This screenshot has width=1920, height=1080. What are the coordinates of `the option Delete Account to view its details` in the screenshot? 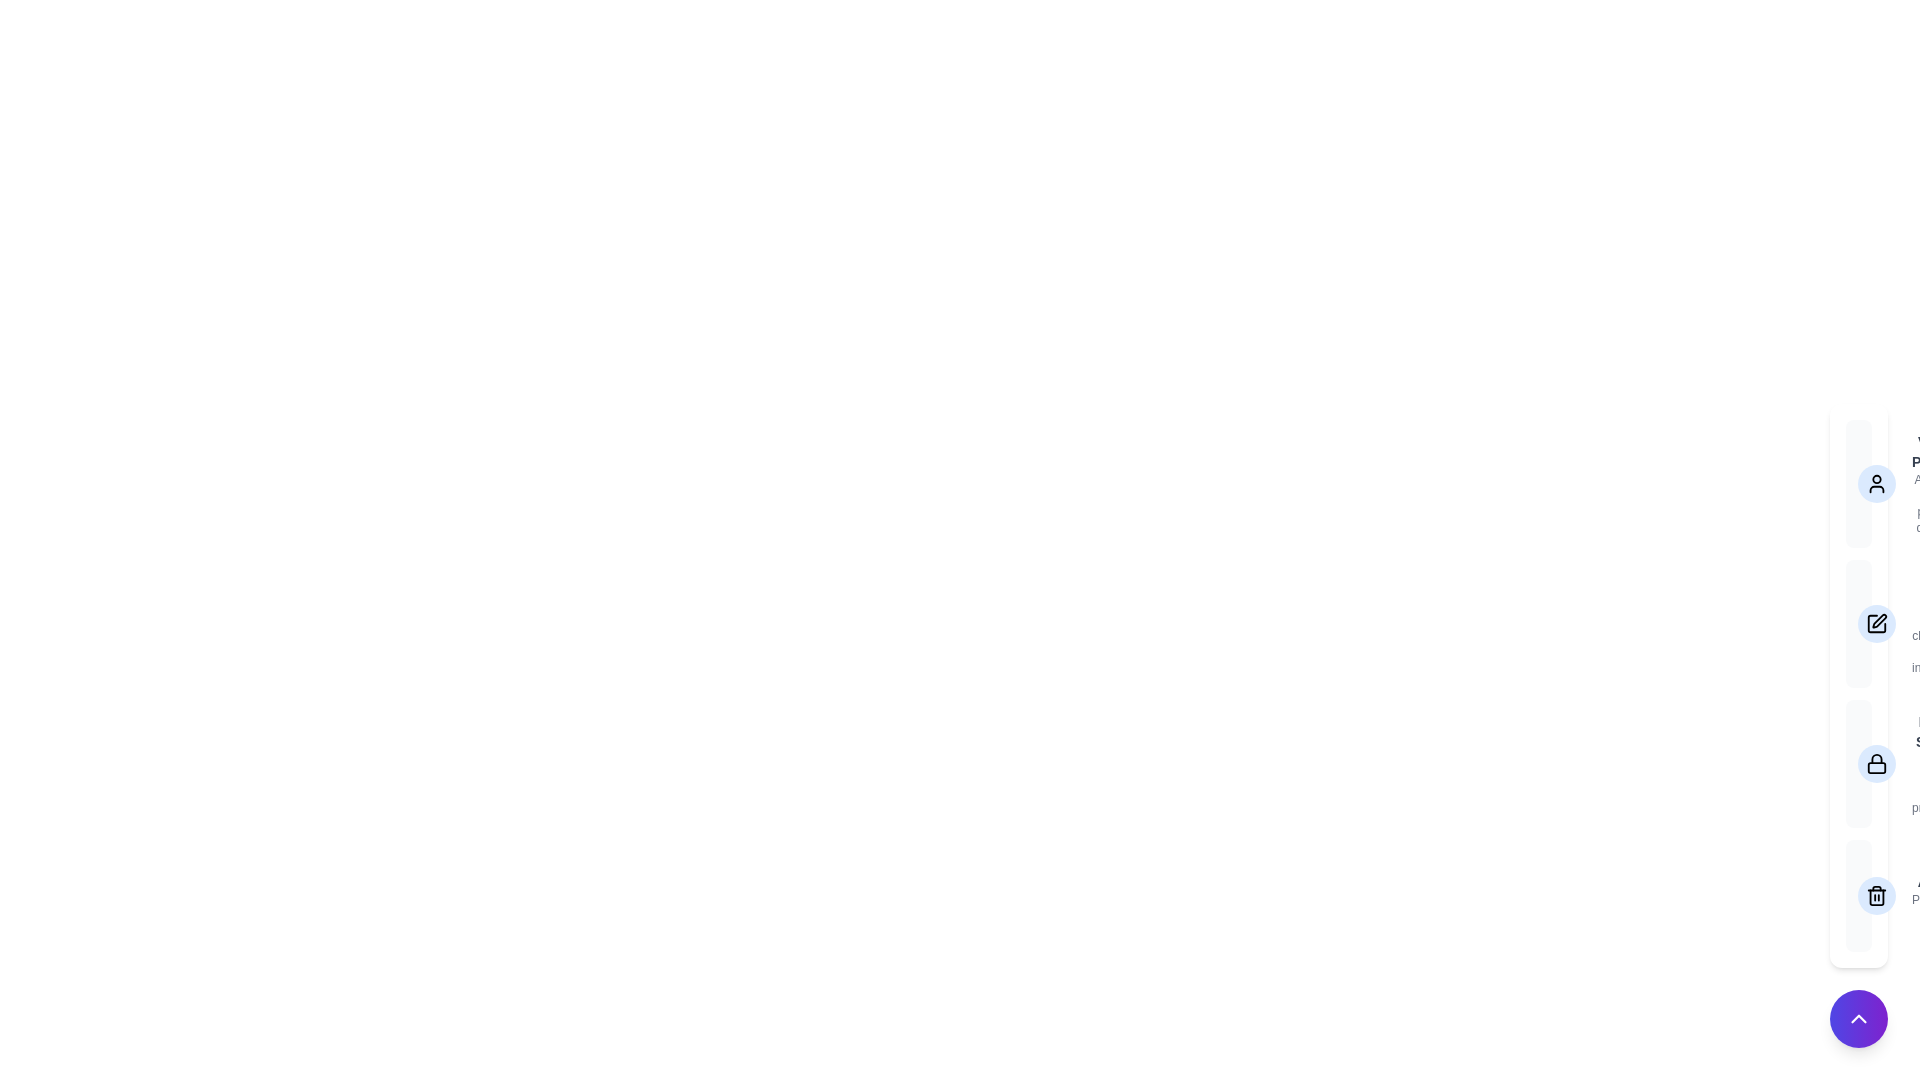 It's located at (1857, 894).